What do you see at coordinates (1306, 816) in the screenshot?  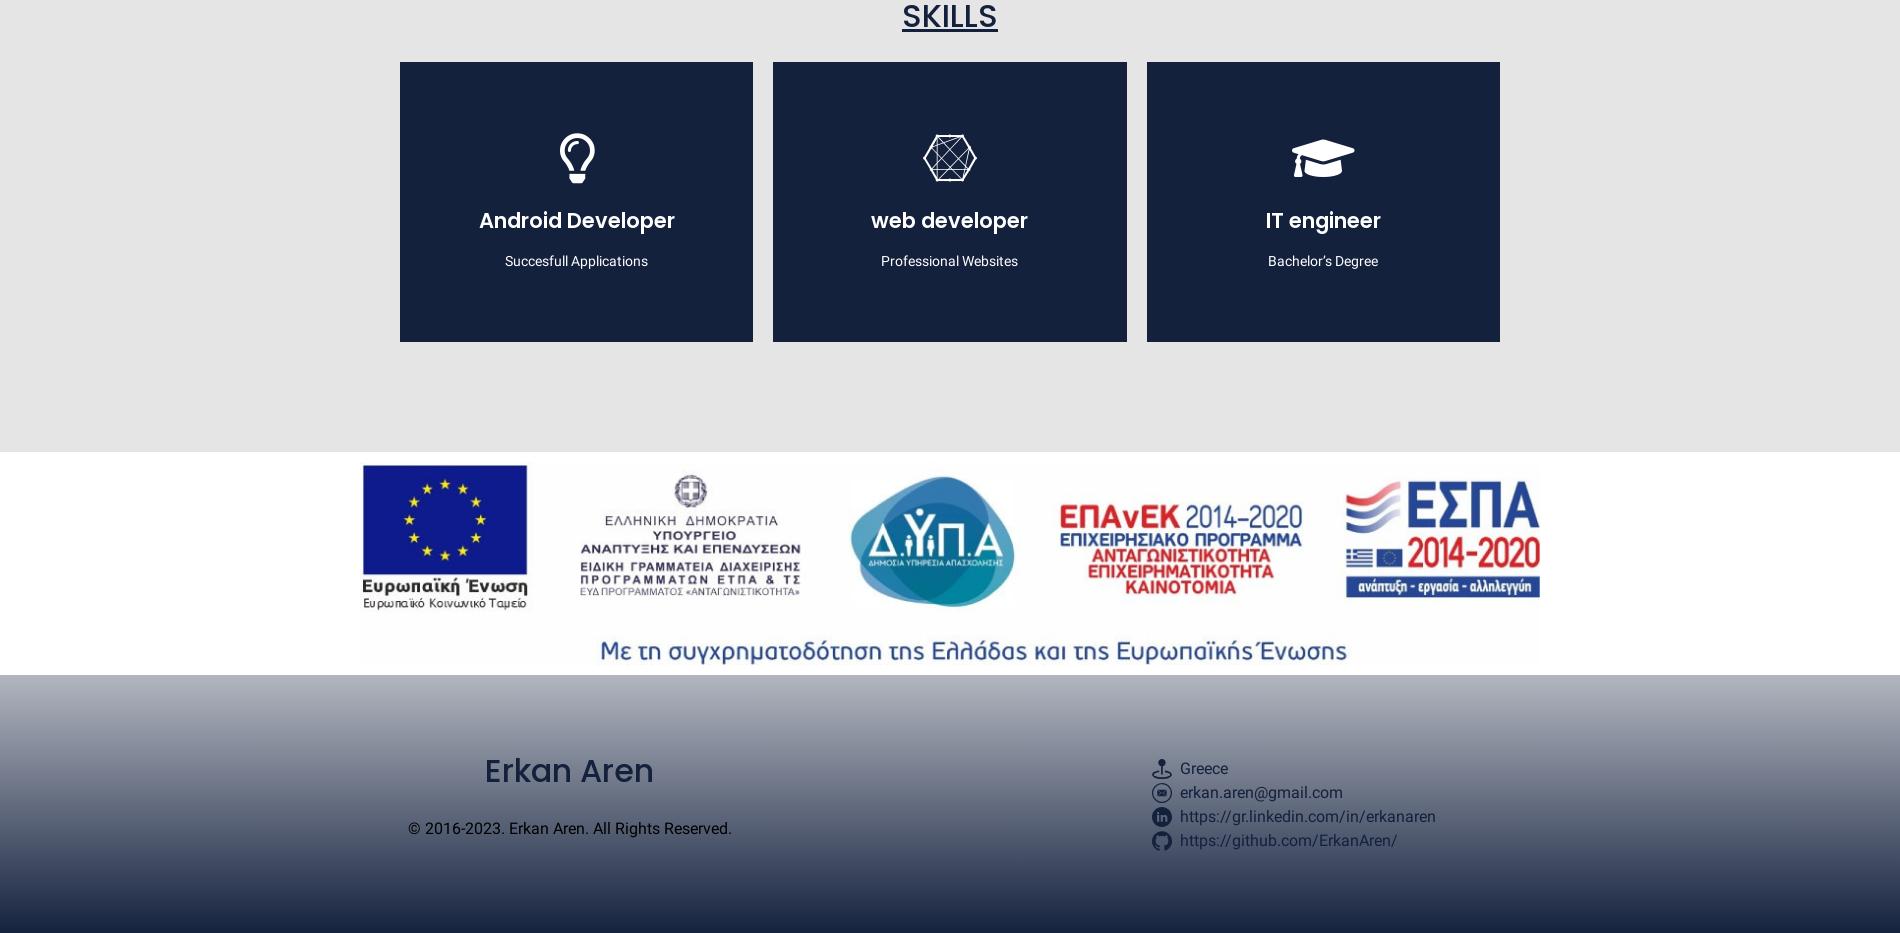 I see `'https://gr.linkedin.com/in/erkanaren'` at bounding box center [1306, 816].